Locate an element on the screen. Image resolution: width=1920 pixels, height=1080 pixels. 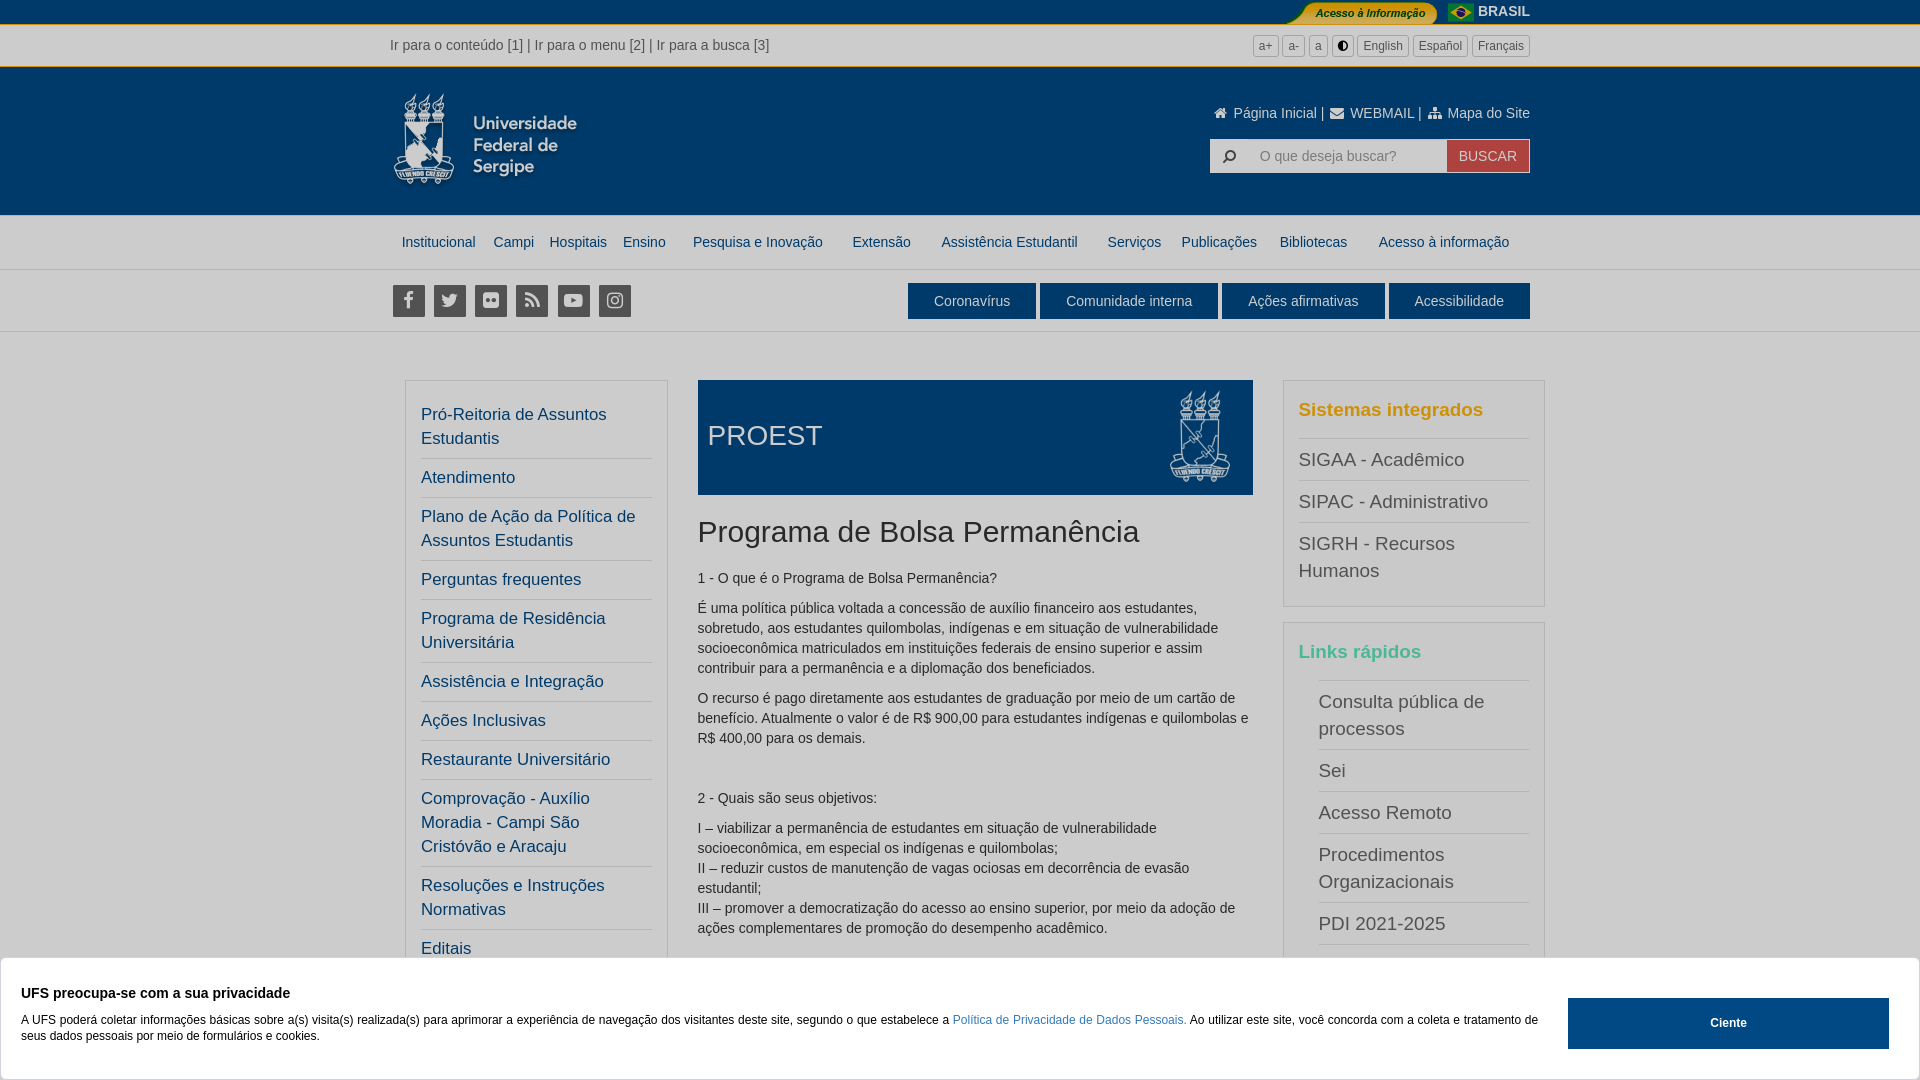
'Ir para a busca [3]' is located at coordinates (712, 45).